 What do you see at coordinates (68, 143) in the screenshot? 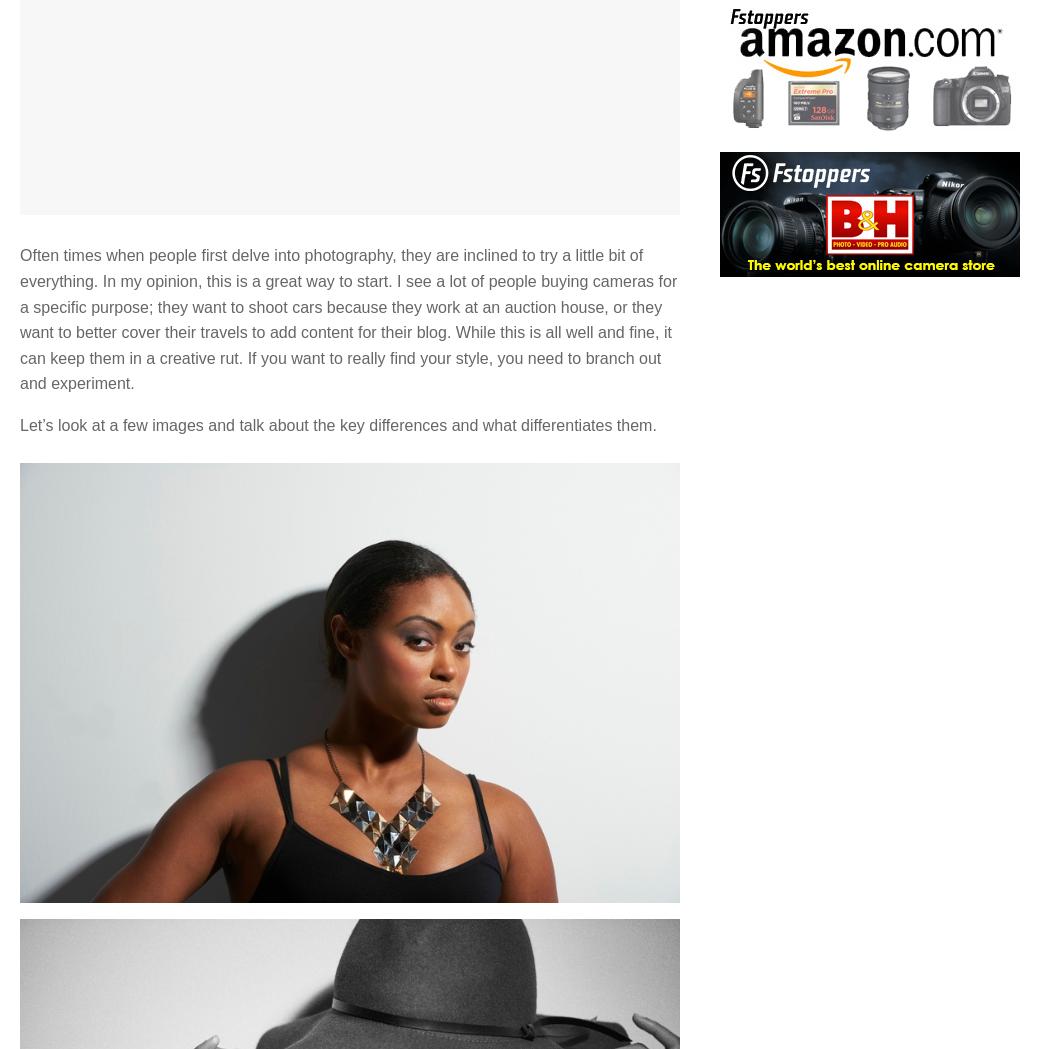
I see `'1 Comment'` at bounding box center [68, 143].